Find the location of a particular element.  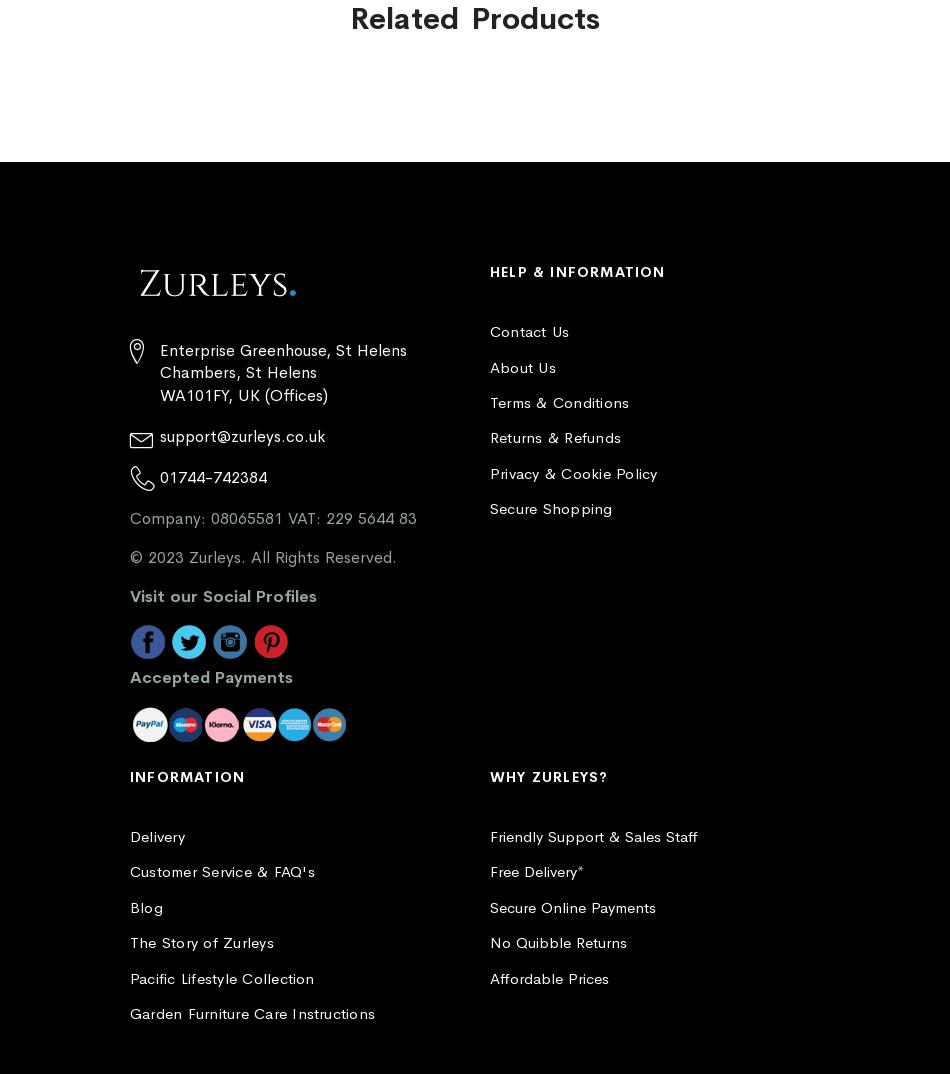

'Why Zurleys?' is located at coordinates (549, 774).